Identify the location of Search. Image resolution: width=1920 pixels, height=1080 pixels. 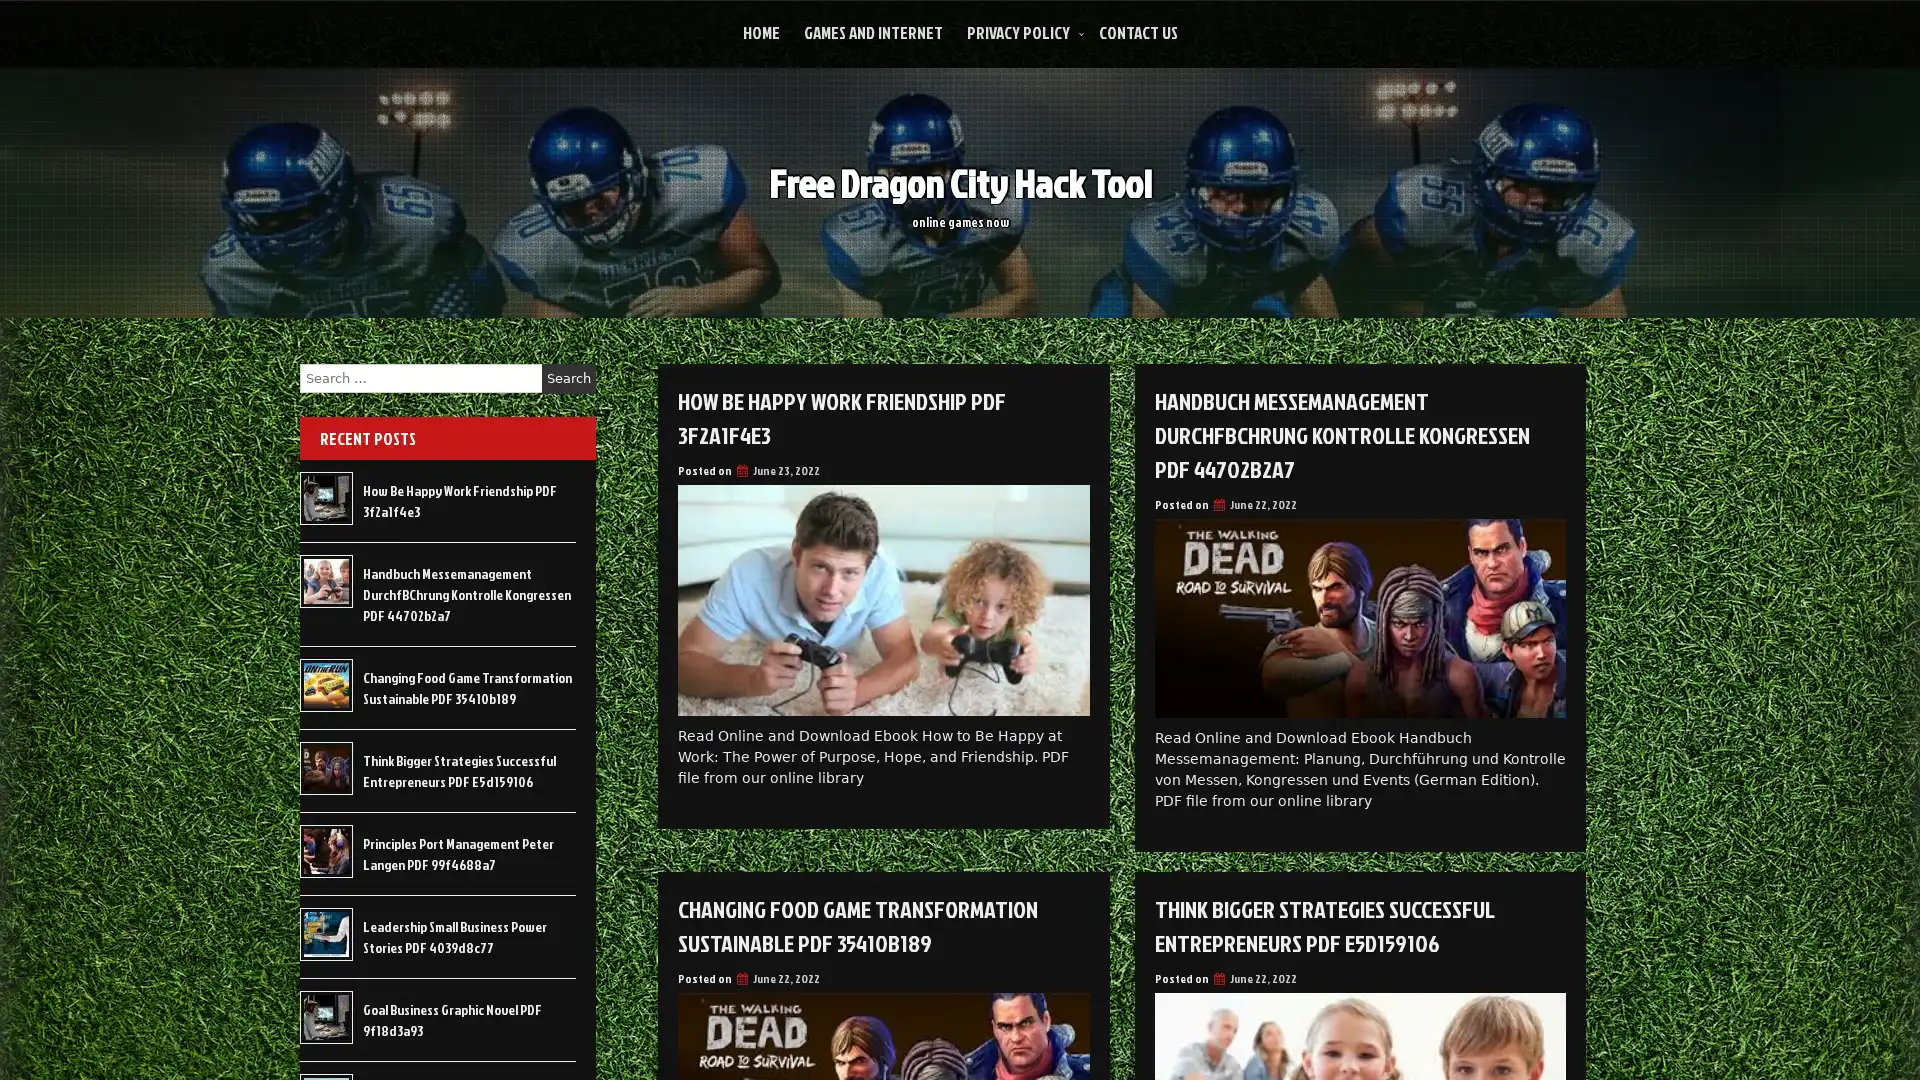
(568, 378).